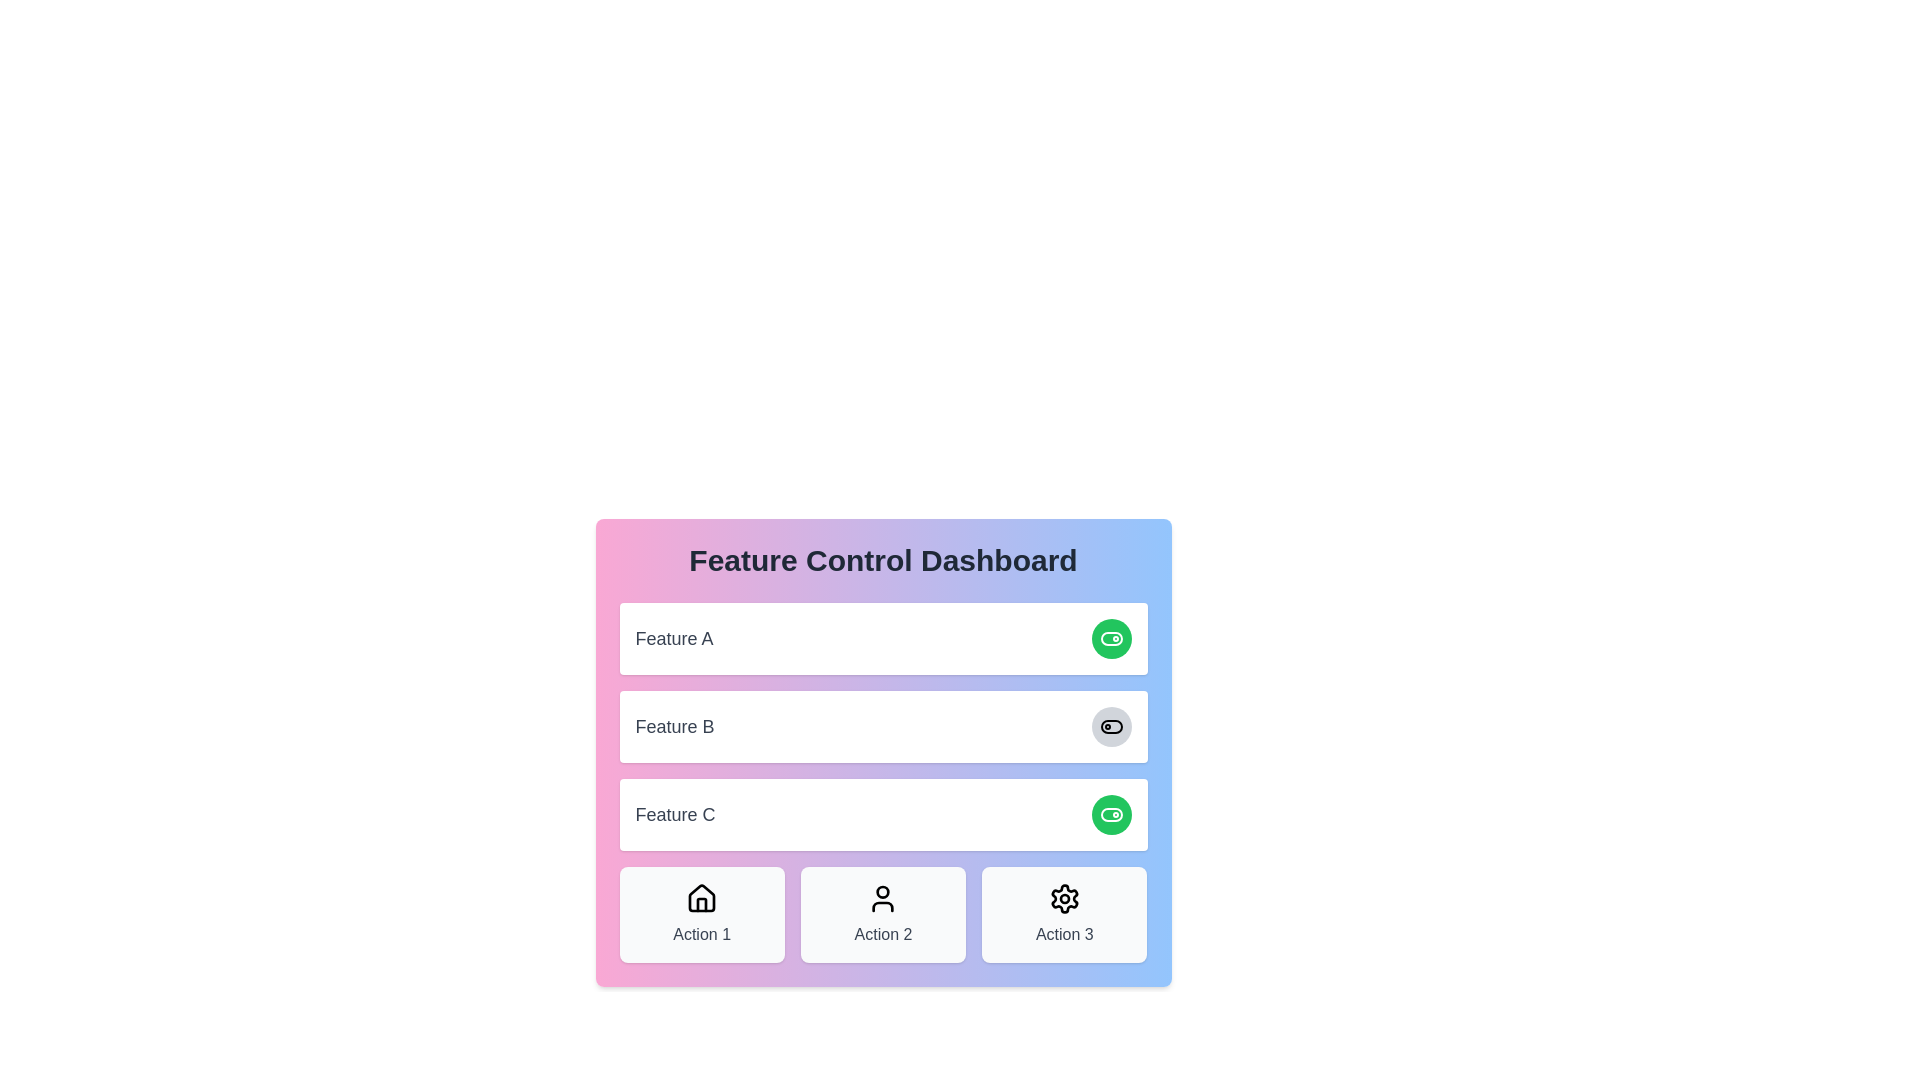 This screenshot has height=1080, width=1920. I want to click on the toggle switch for 'Feature C' to change its state, so click(1110, 814).